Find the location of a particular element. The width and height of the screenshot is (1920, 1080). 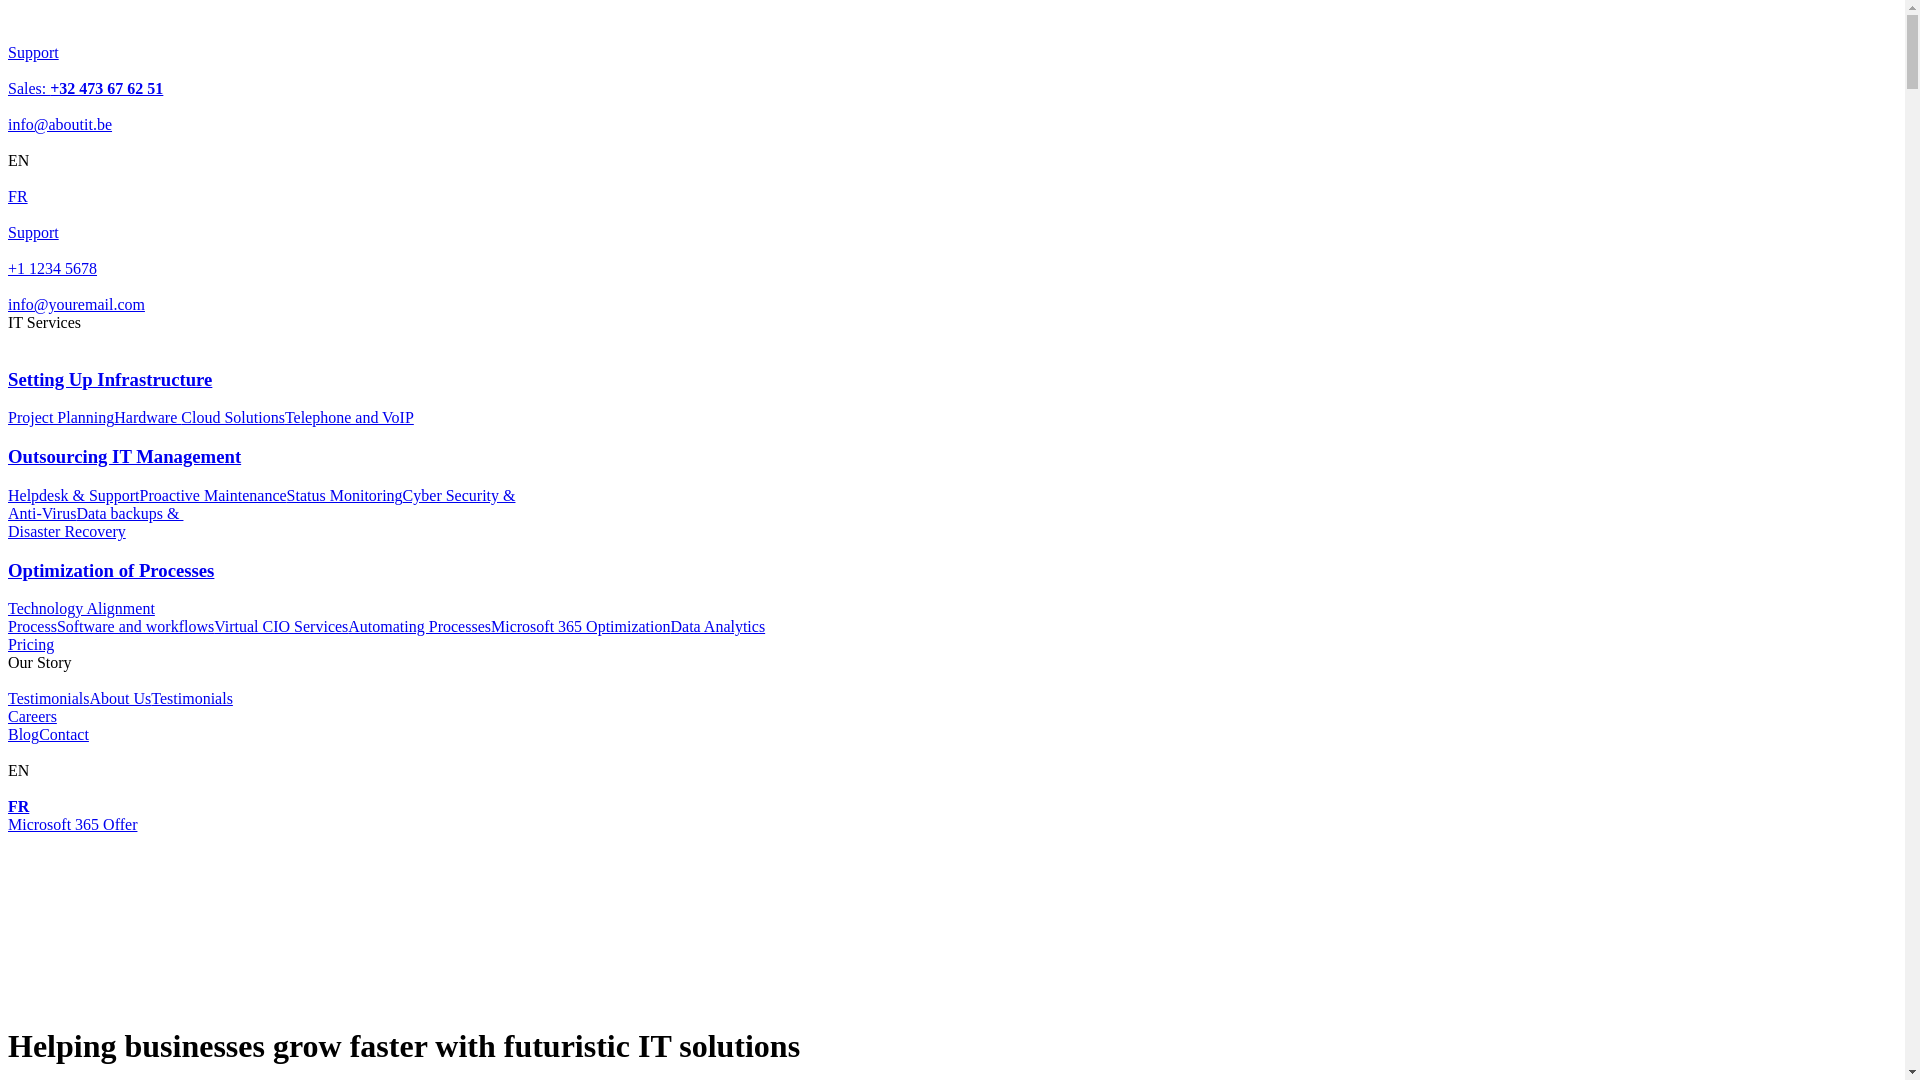

'Hardware' is located at coordinates (146, 416).